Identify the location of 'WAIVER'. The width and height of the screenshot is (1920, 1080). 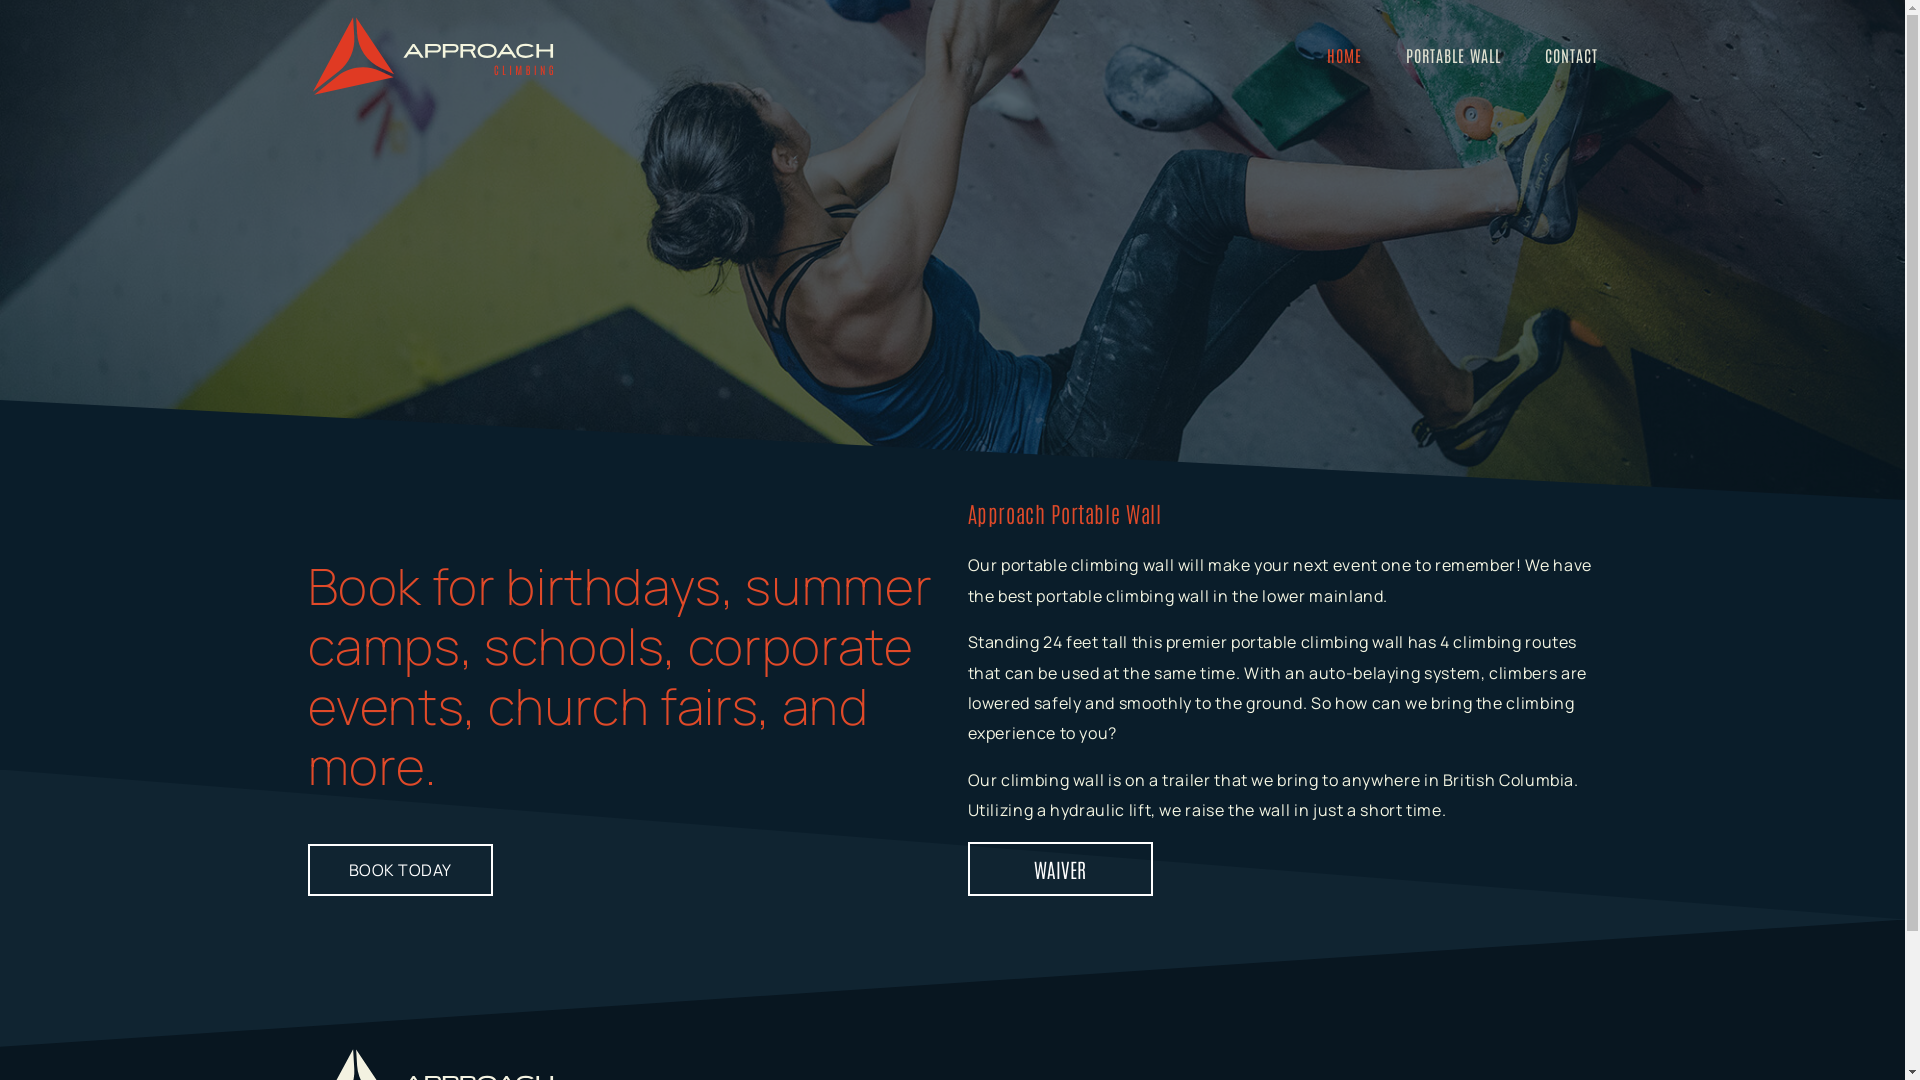
(1059, 867).